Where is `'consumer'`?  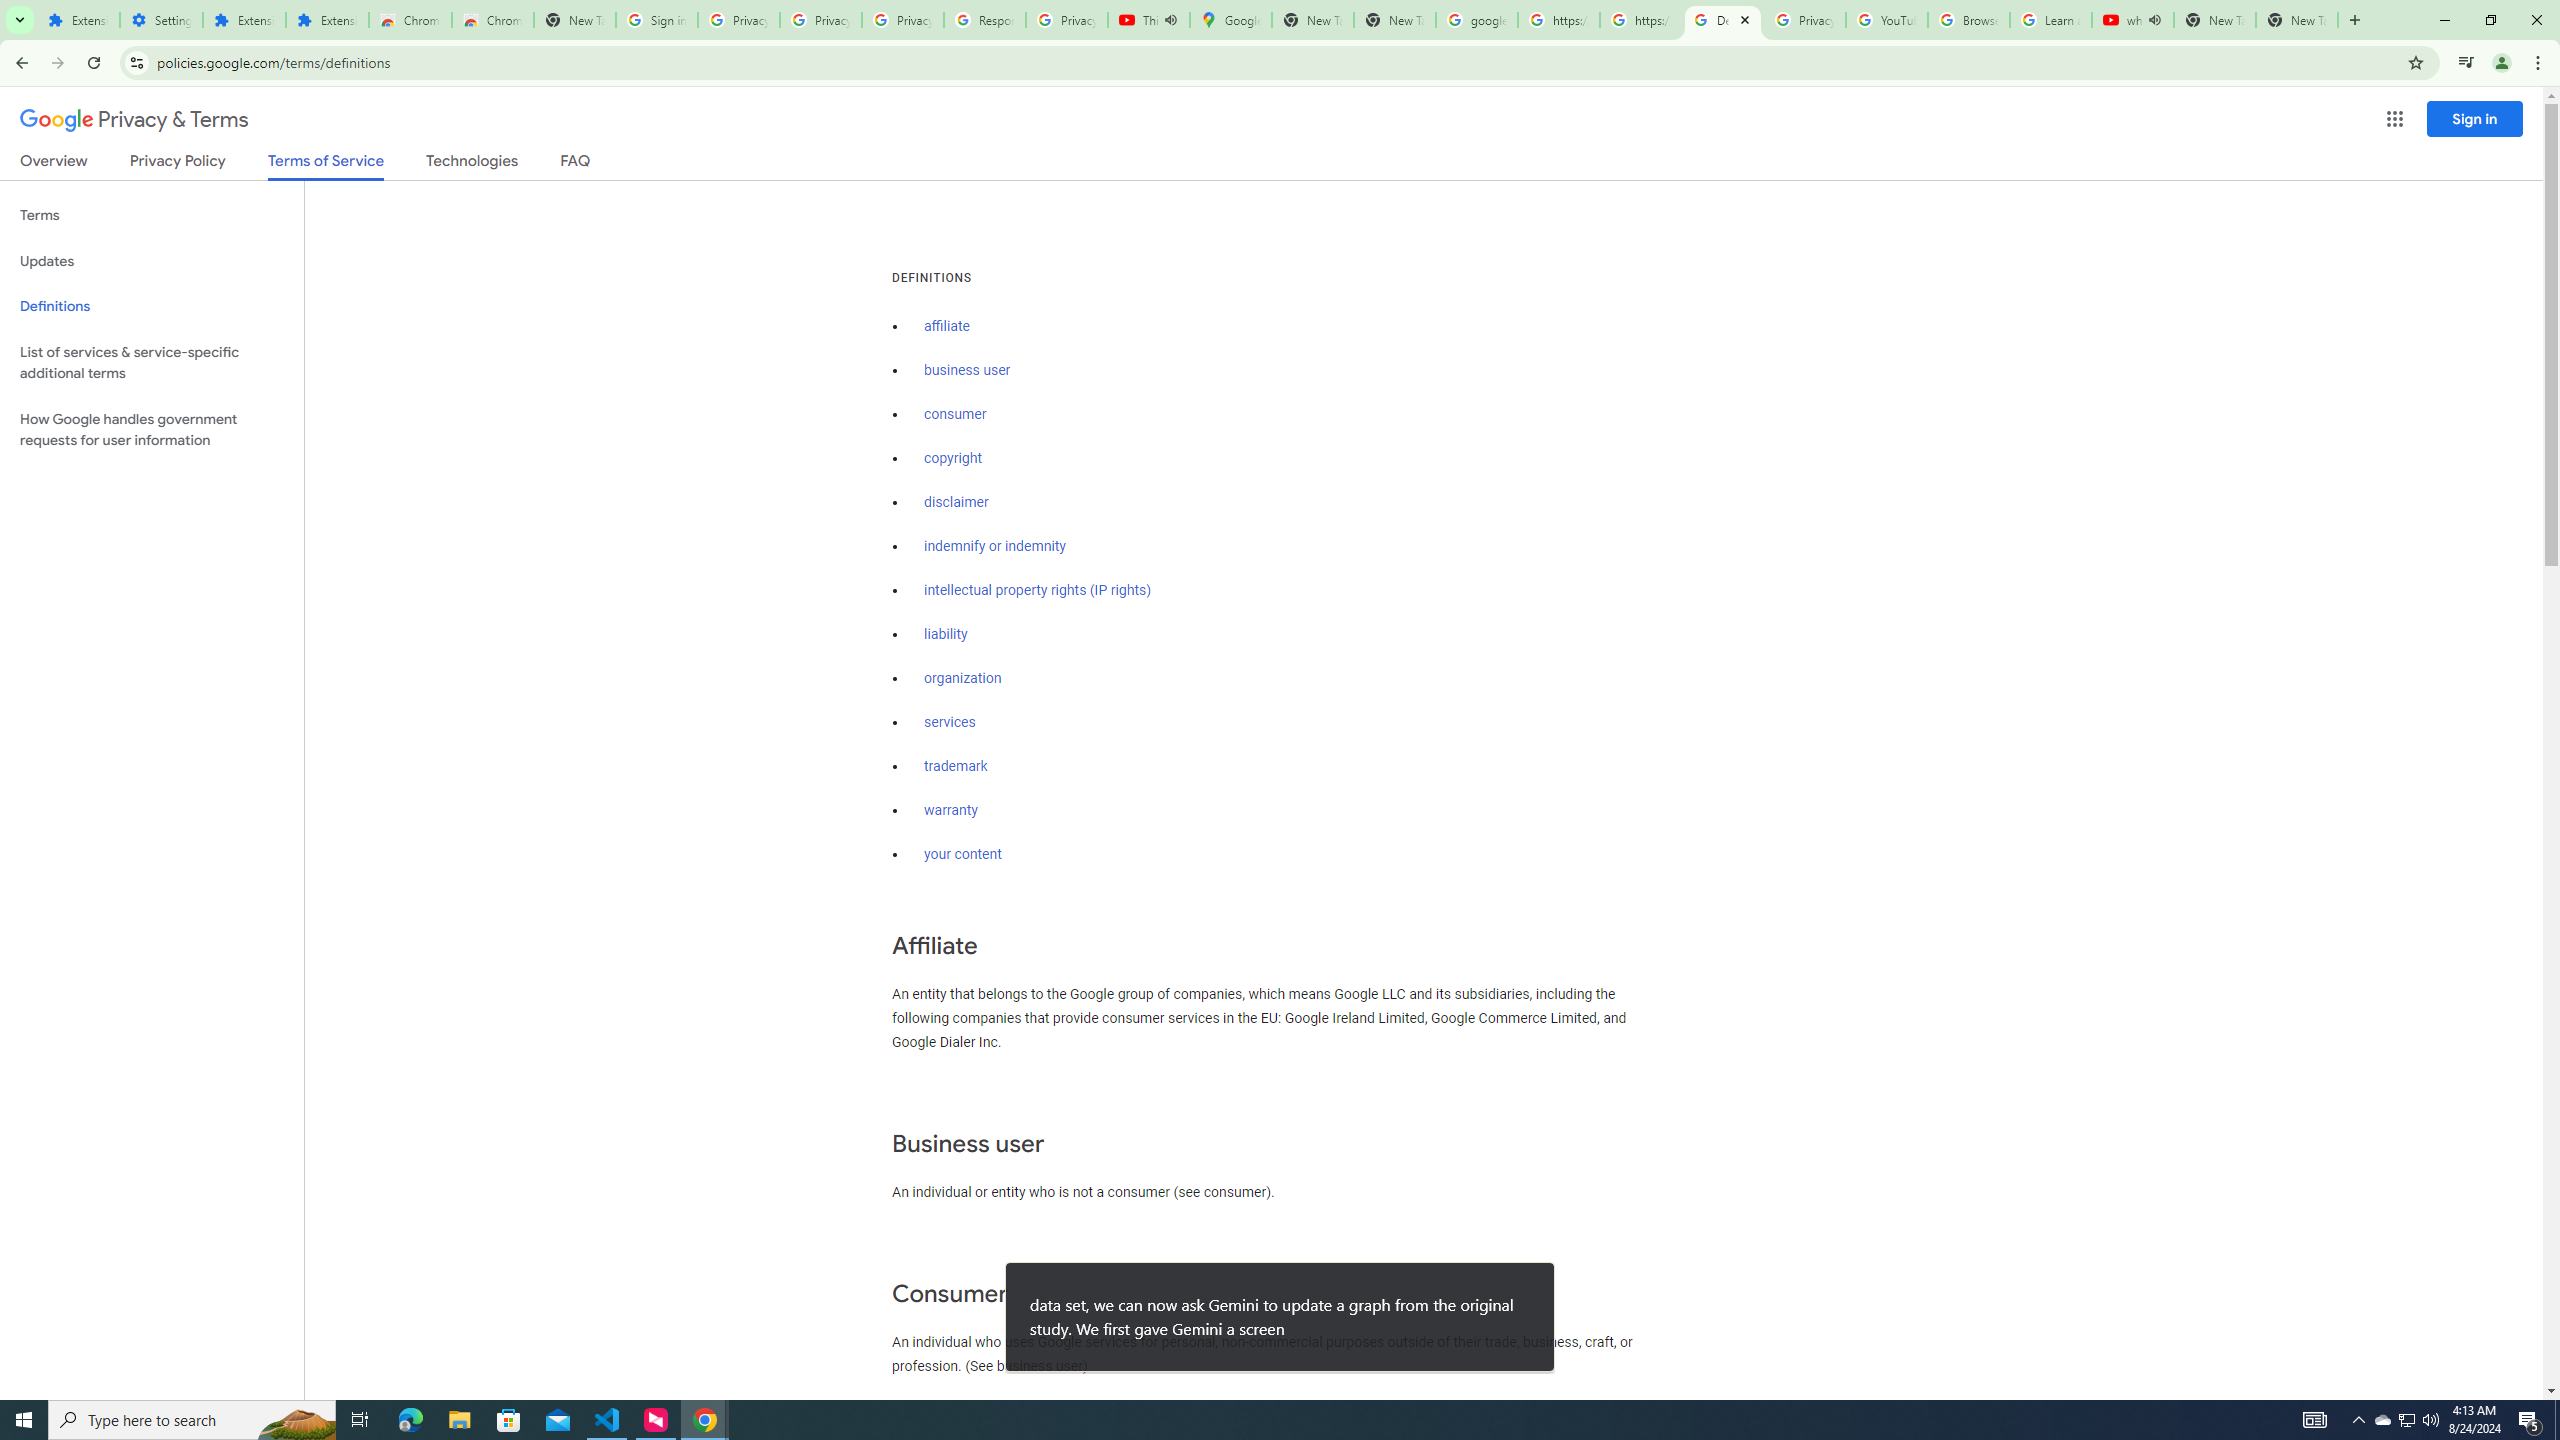
'consumer' is located at coordinates (955, 413).